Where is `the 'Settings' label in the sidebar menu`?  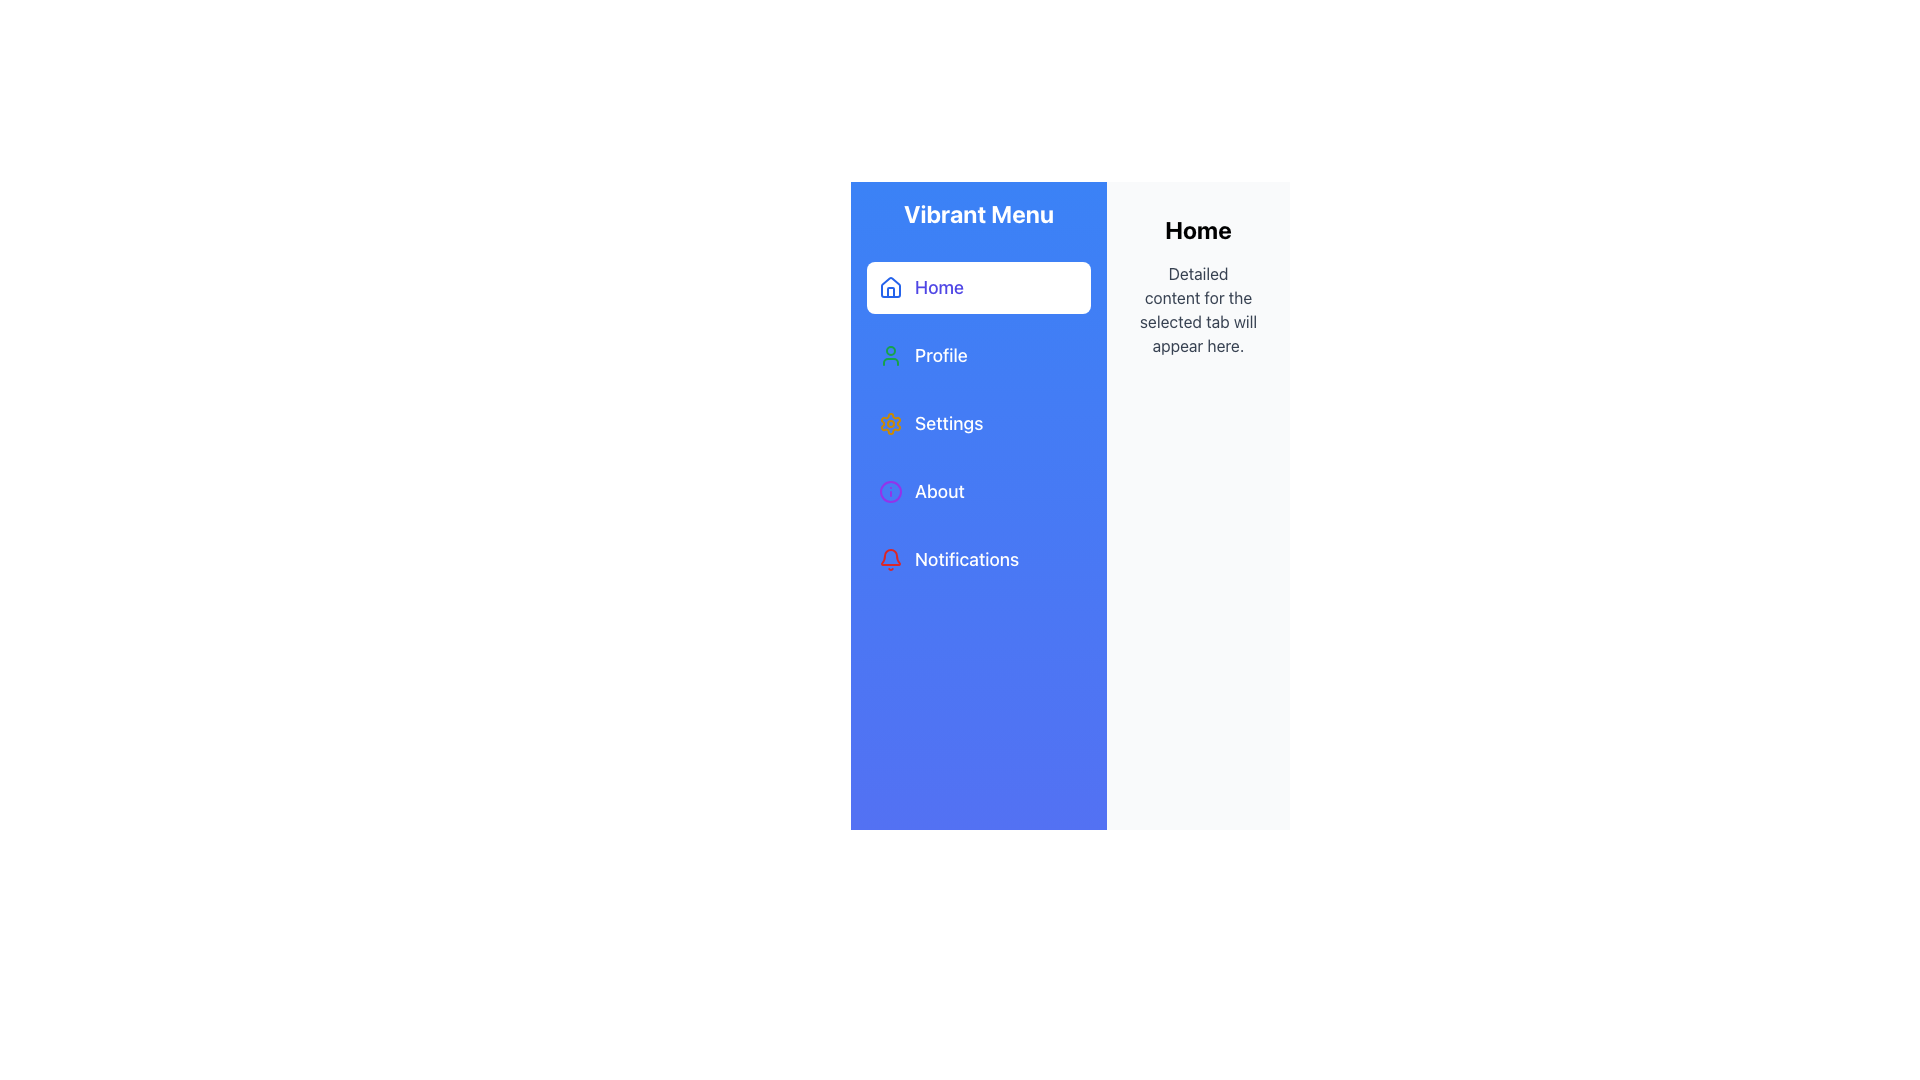 the 'Settings' label in the sidebar menu is located at coordinates (948, 423).